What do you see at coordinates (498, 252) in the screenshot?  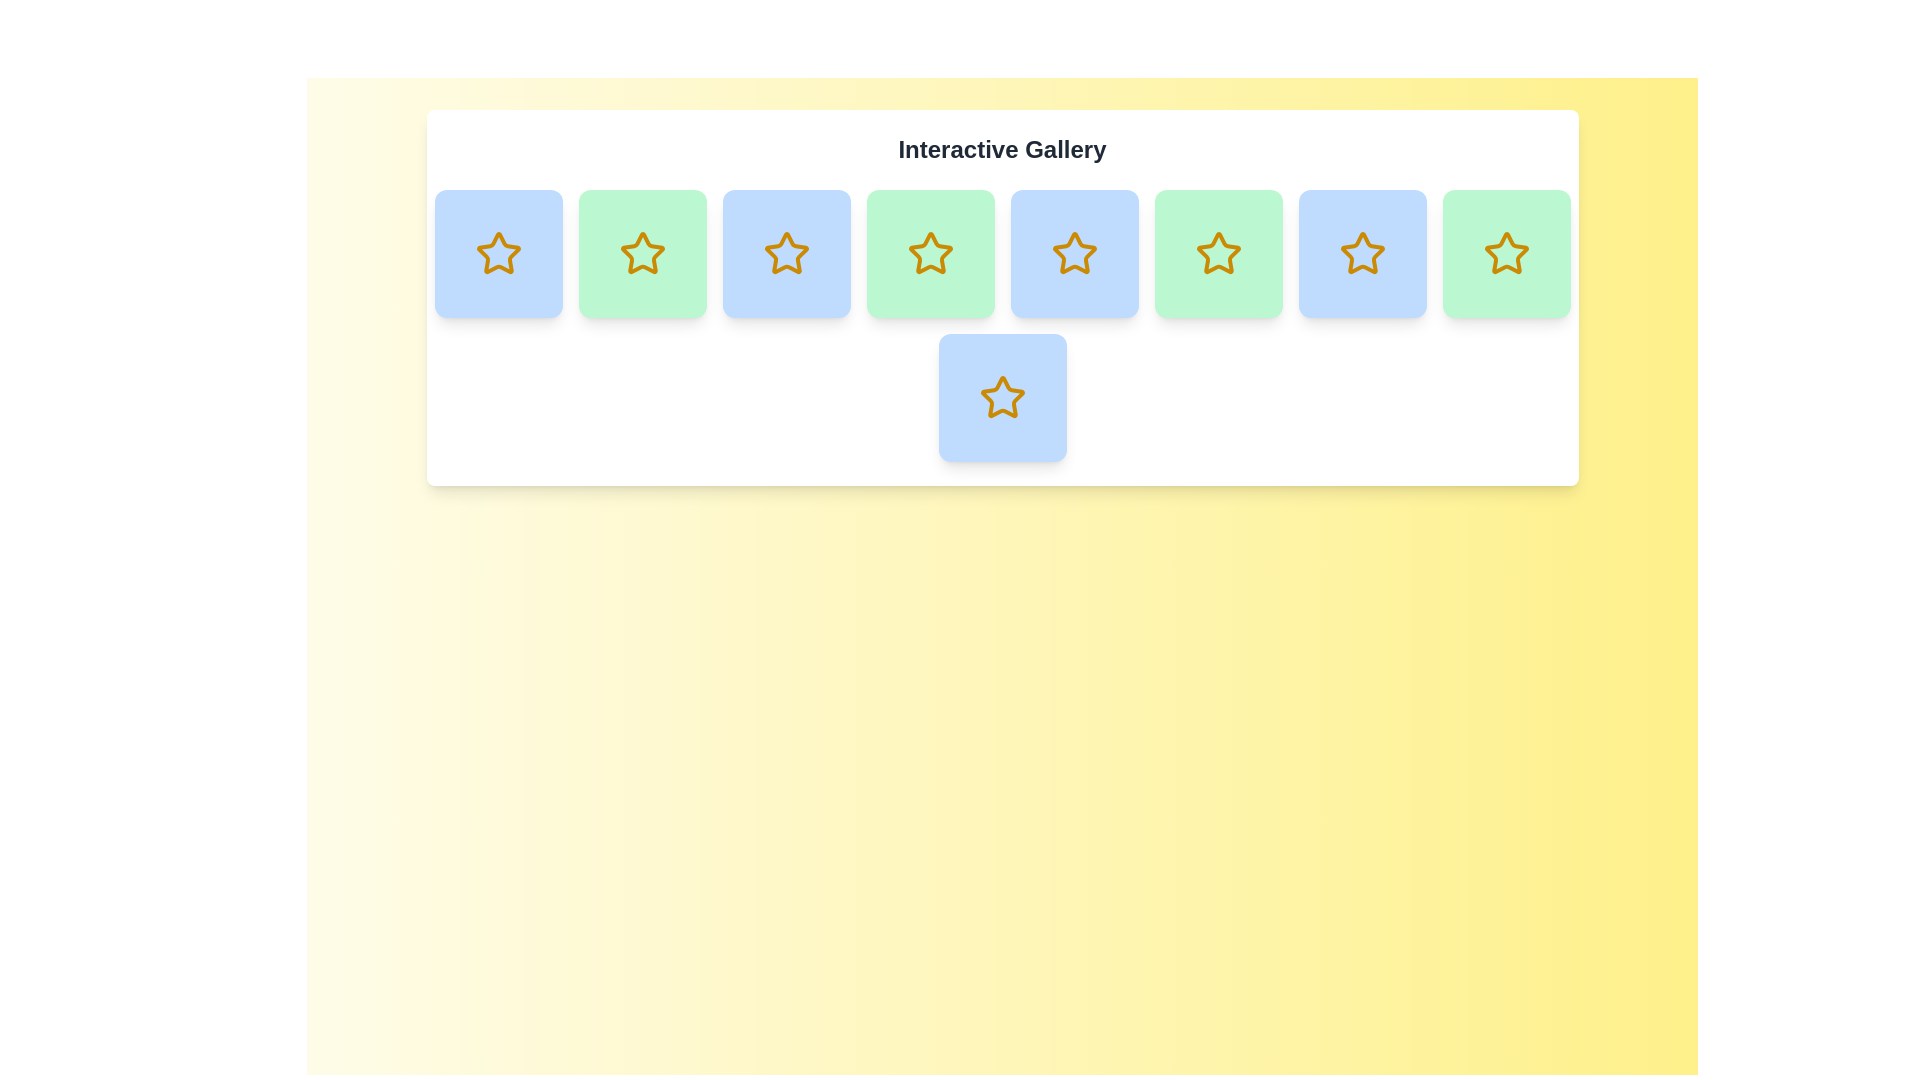 I see `the yellow-outlined star icon located within the blue rectangular card, which is the second card from the left in the top row of a horizontally aligned grid of cards` at bounding box center [498, 252].